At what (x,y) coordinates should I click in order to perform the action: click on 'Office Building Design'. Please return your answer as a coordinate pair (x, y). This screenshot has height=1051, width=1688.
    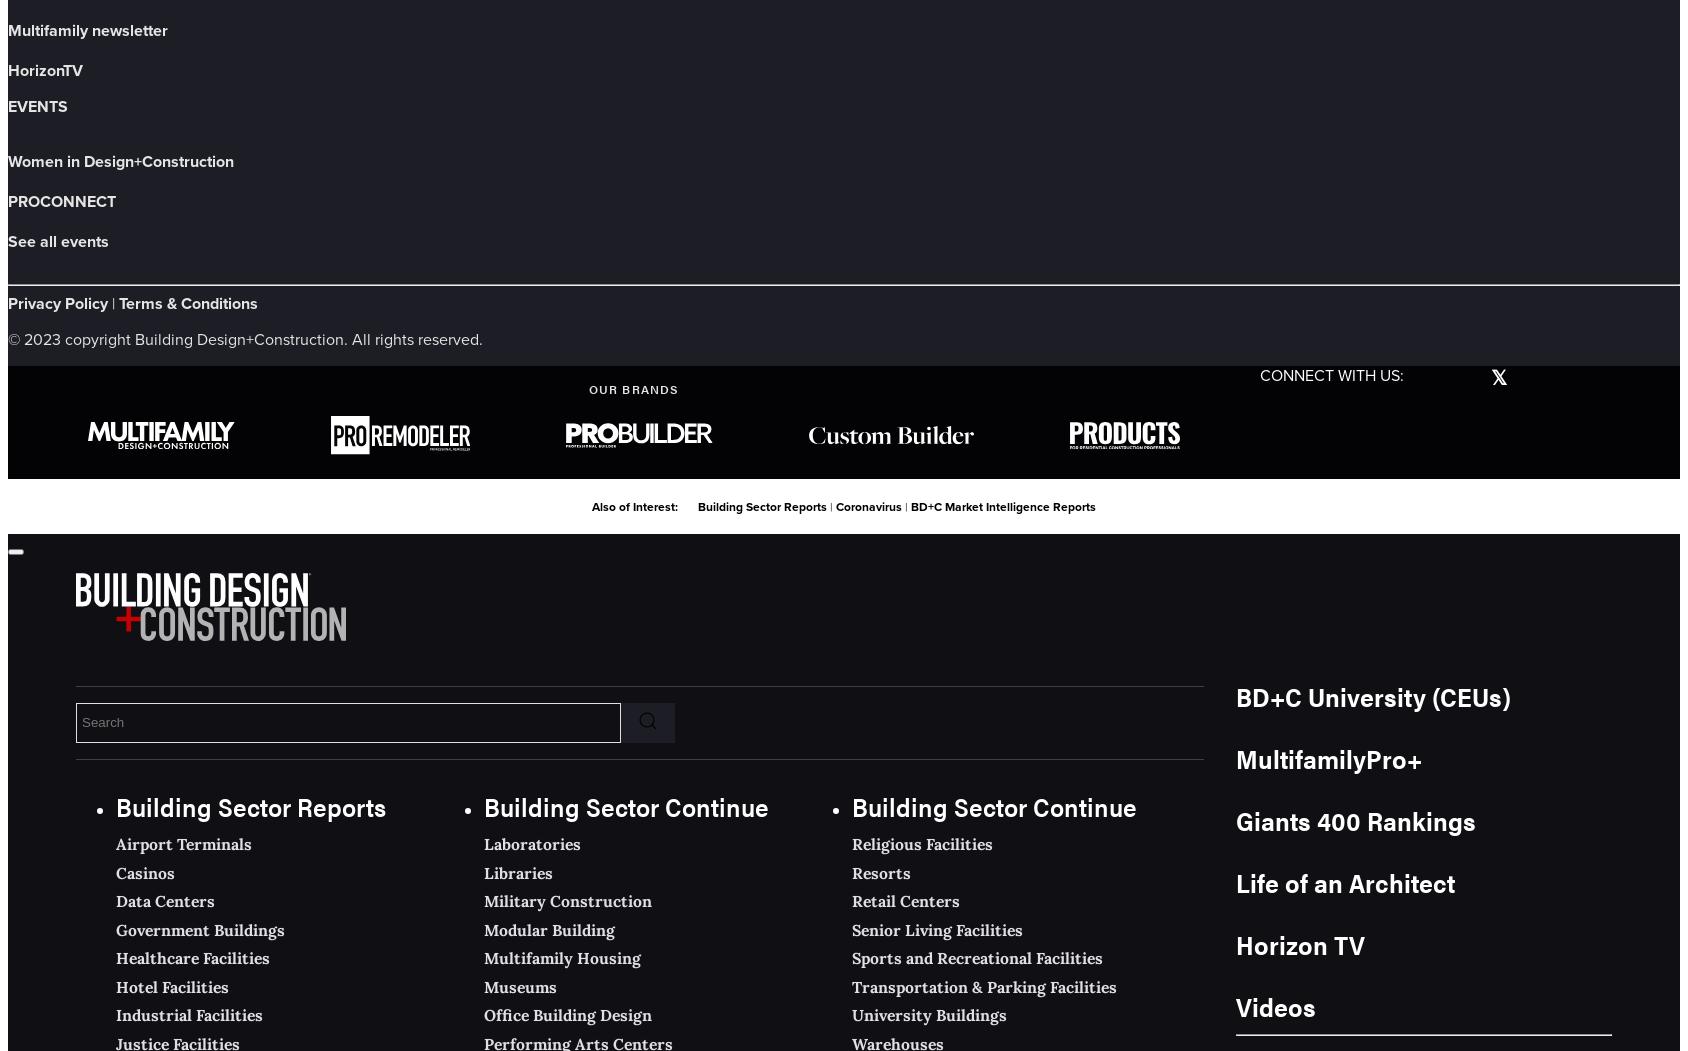
    Looking at the image, I should click on (568, 1013).